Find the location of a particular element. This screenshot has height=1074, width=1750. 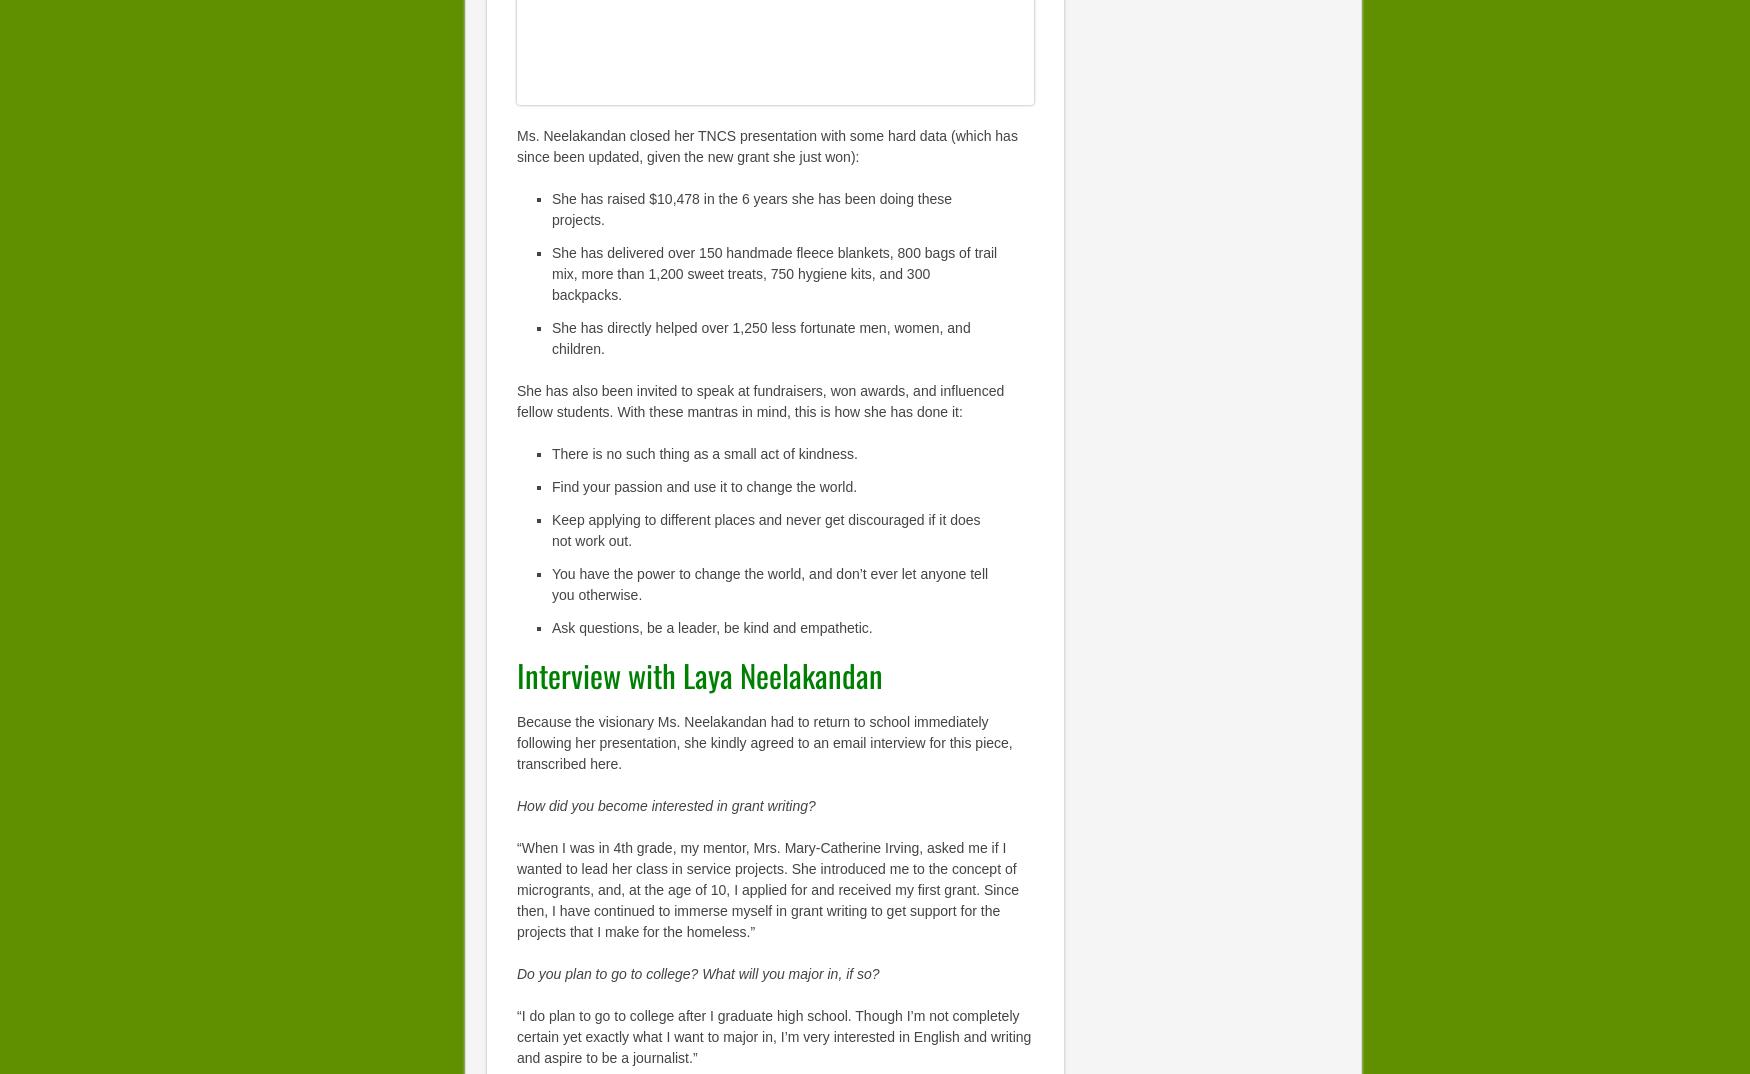

'She has raised $10,478 in the 6 years she has been doing these projects.' is located at coordinates (750, 208).